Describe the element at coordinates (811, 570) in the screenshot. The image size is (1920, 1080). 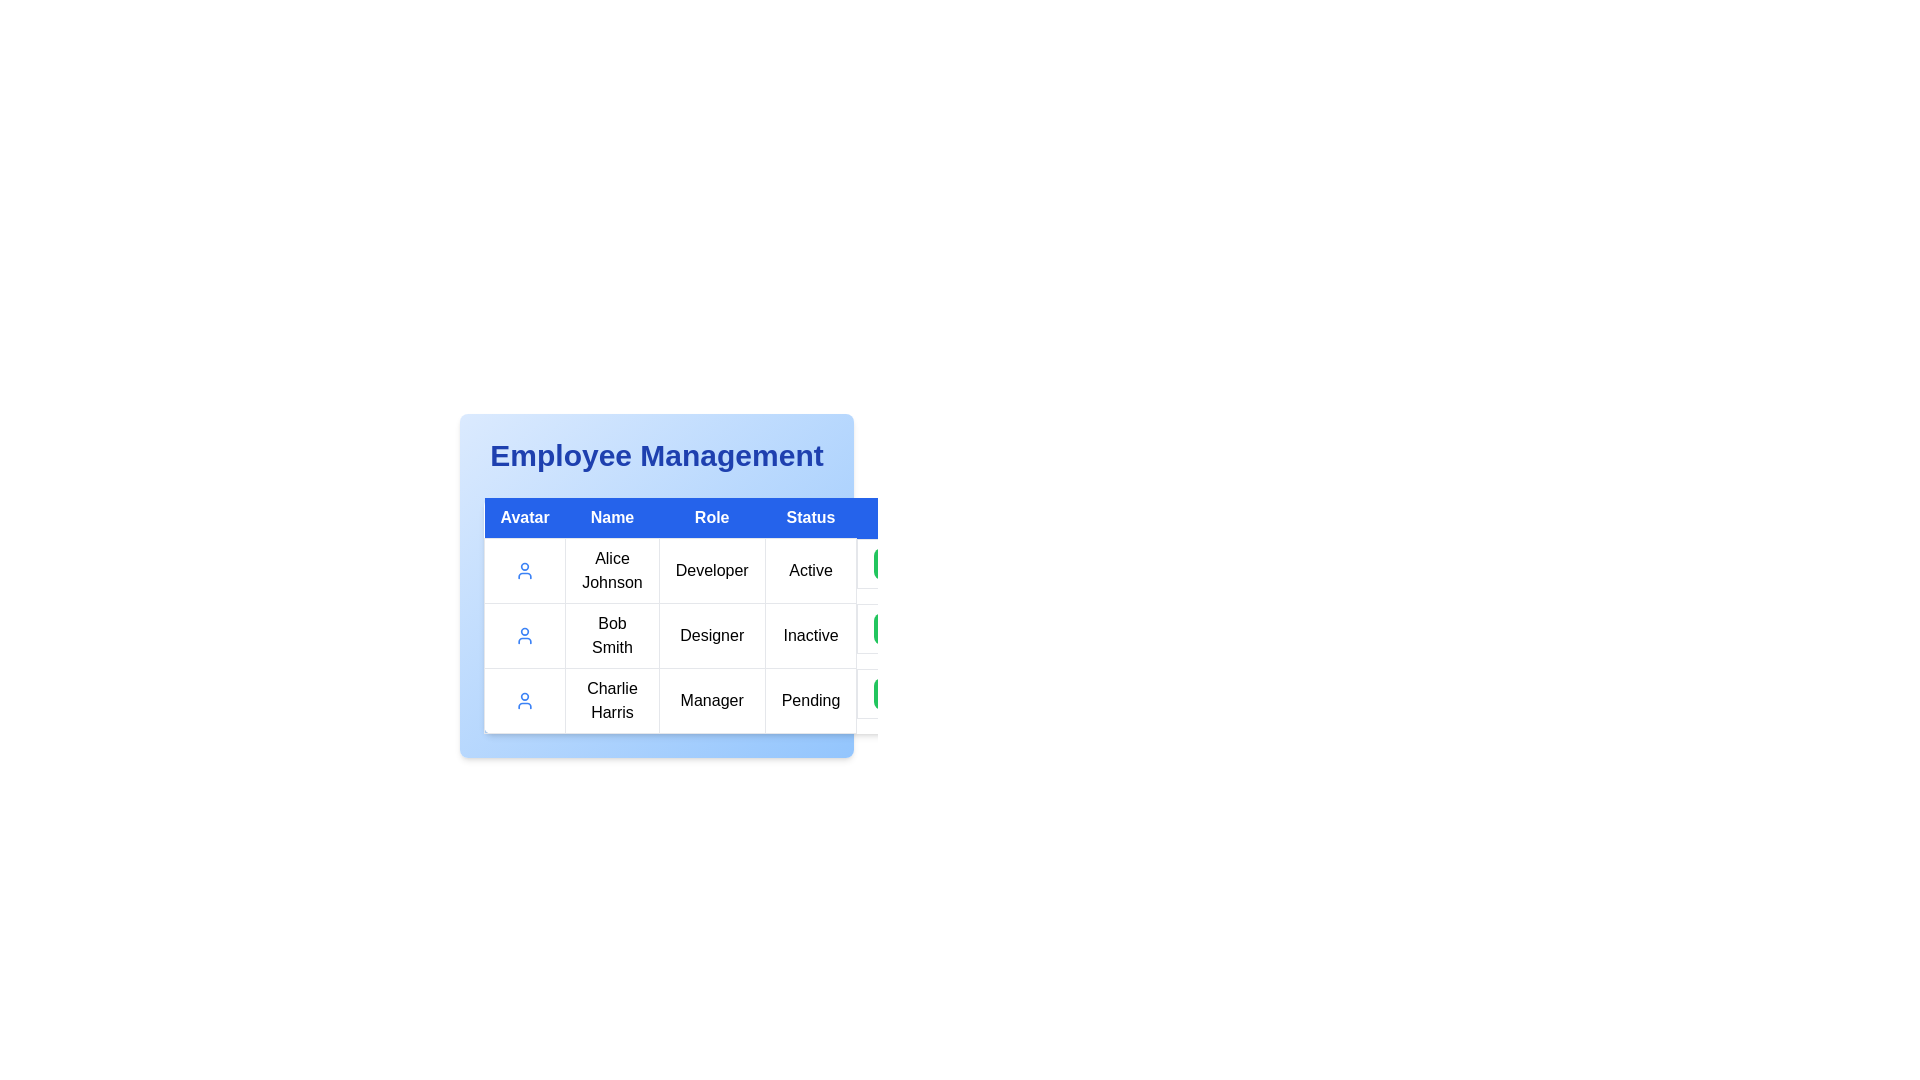
I see `the status indicator text label for user 'Alice Johnson', which is located in the 'Status' column of the table, indicating their employment state as 'Active'` at that location.